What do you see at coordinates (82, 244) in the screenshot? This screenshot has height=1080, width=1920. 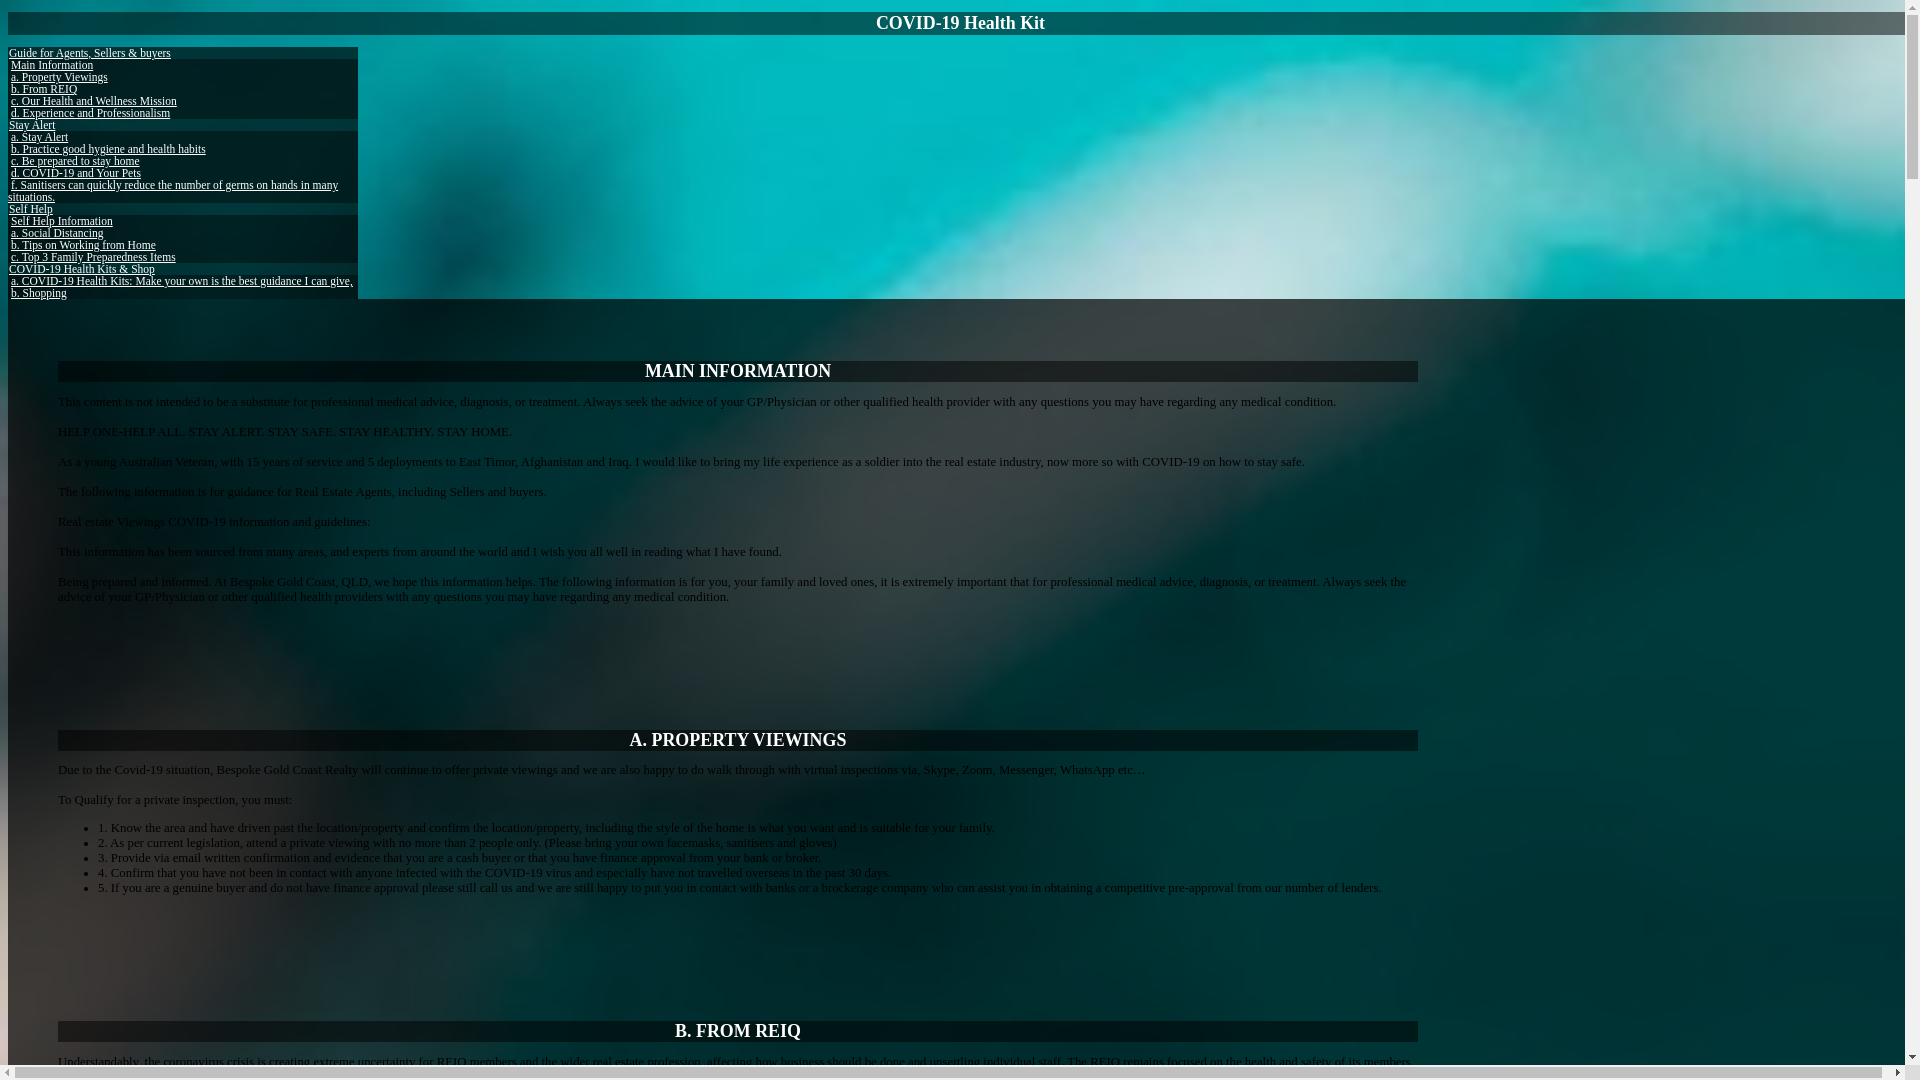 I see `'b. Tips on Working from Home'` at bounding box center [82, 244].